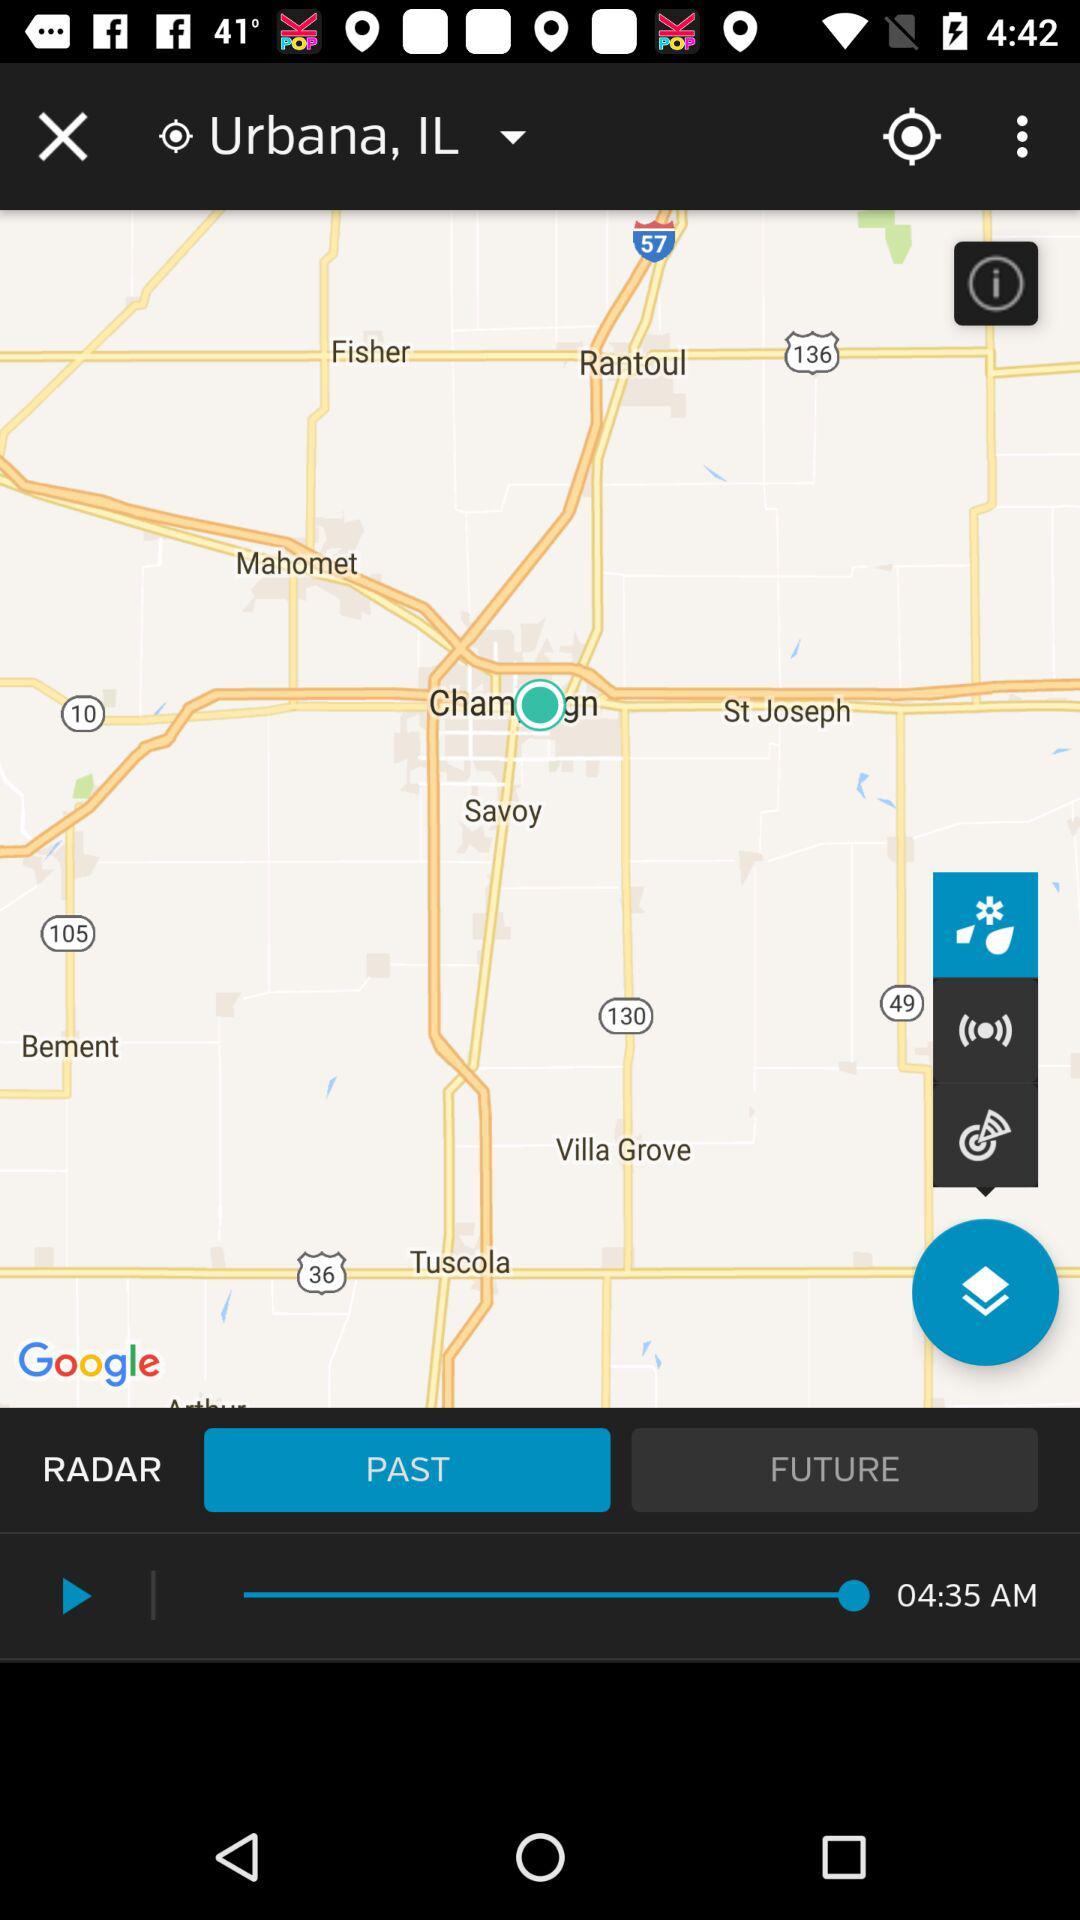  I want to click on item next to the radar icon, so click(406, 1469).